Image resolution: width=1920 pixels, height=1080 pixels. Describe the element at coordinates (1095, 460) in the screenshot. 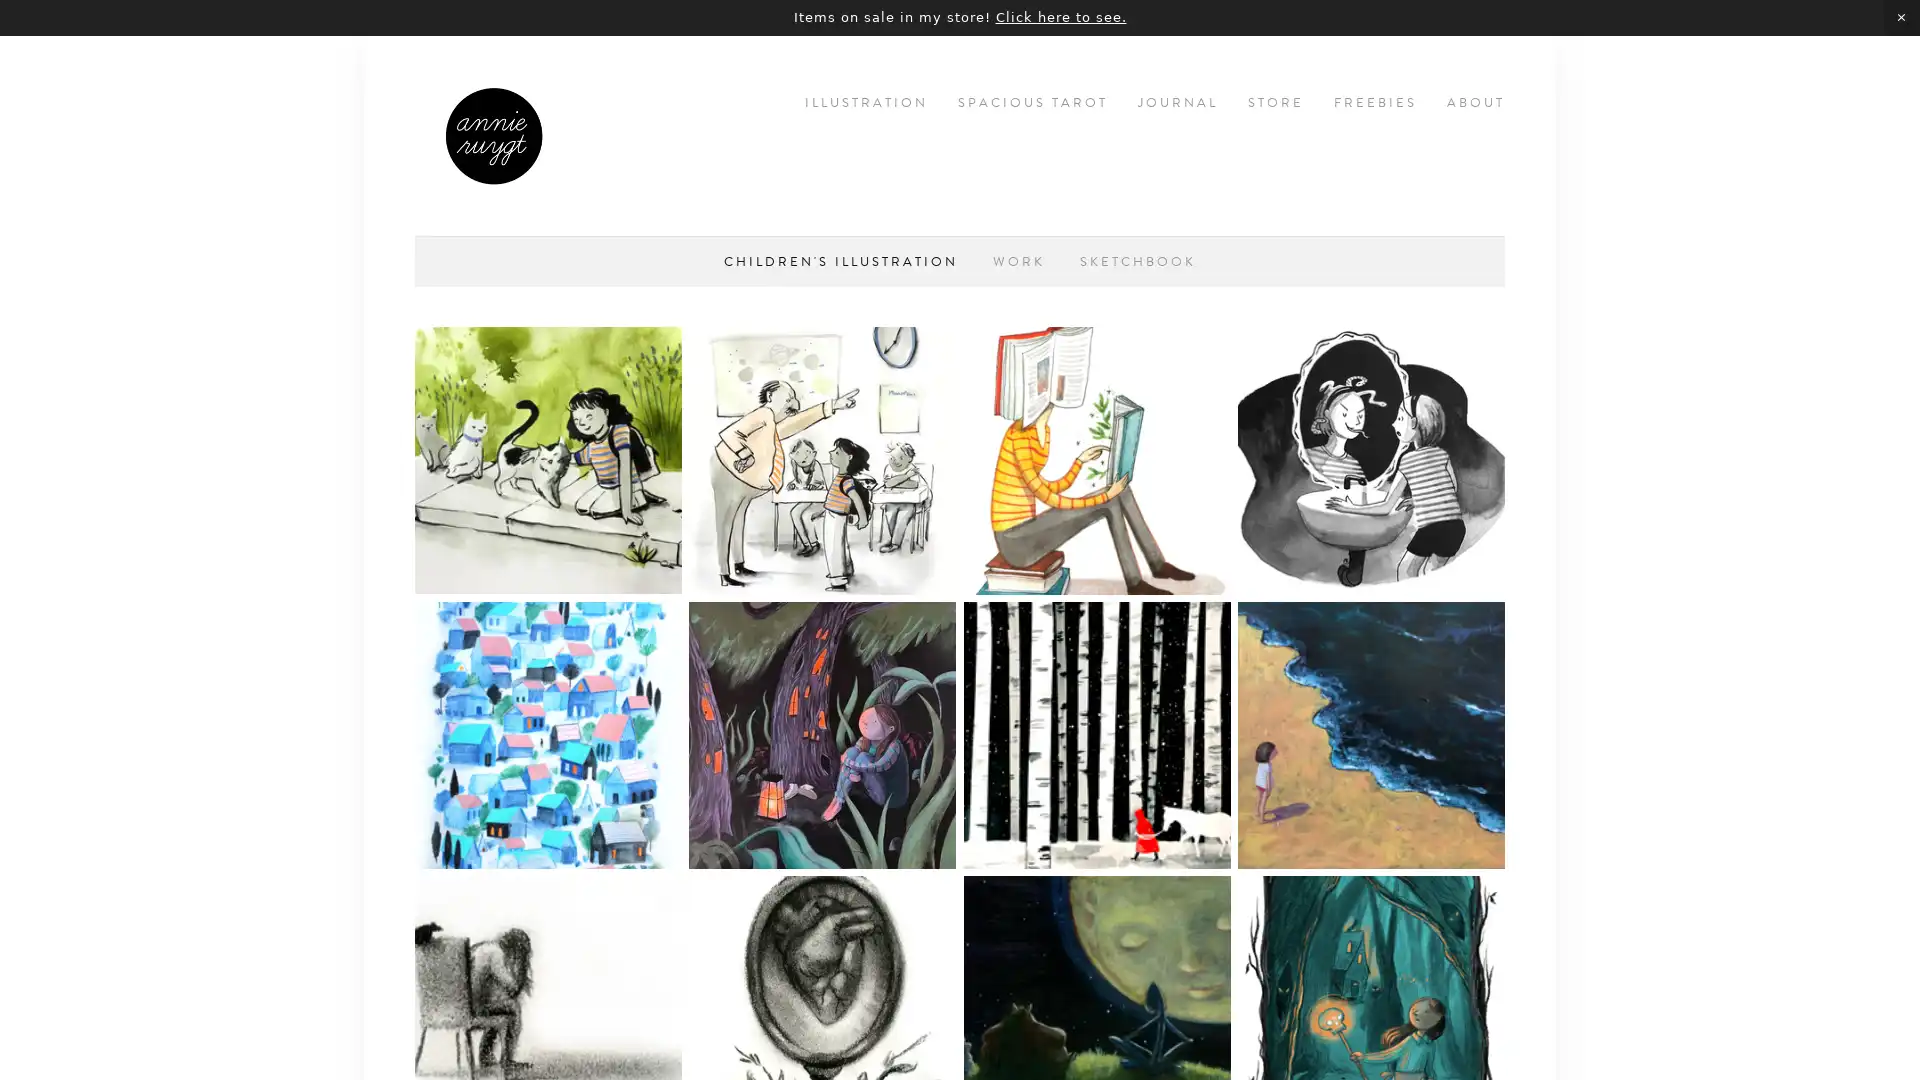

I see `View fullsize Screen Shot 2018-03-06 at 5.58.28 PM.png` at that location.